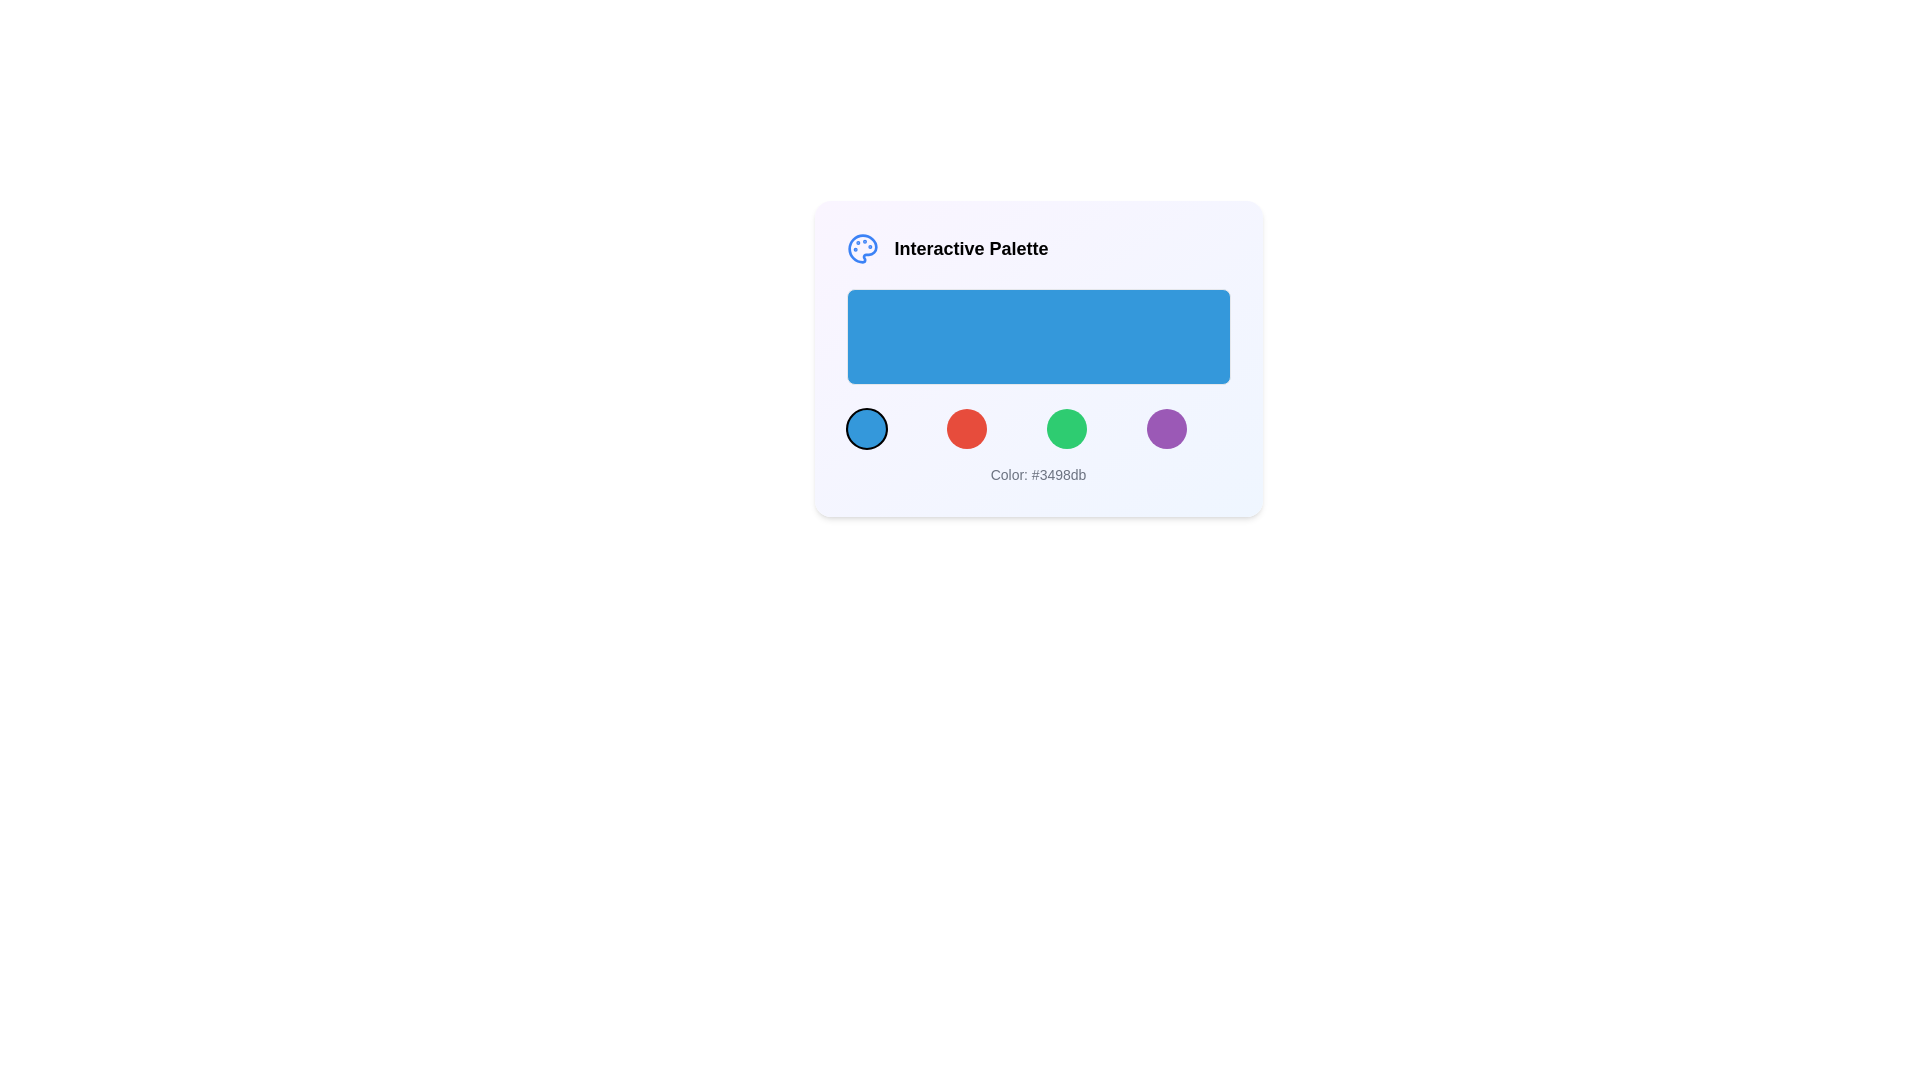 The height and width of the screenshot is (1080, 1920). Describe the element at coordinates (1038, 248) in the screenshot. I see `the Label with an Icon located at the upper center of the card-like structure, which helps users identify the content and purpose of the section` at that location.